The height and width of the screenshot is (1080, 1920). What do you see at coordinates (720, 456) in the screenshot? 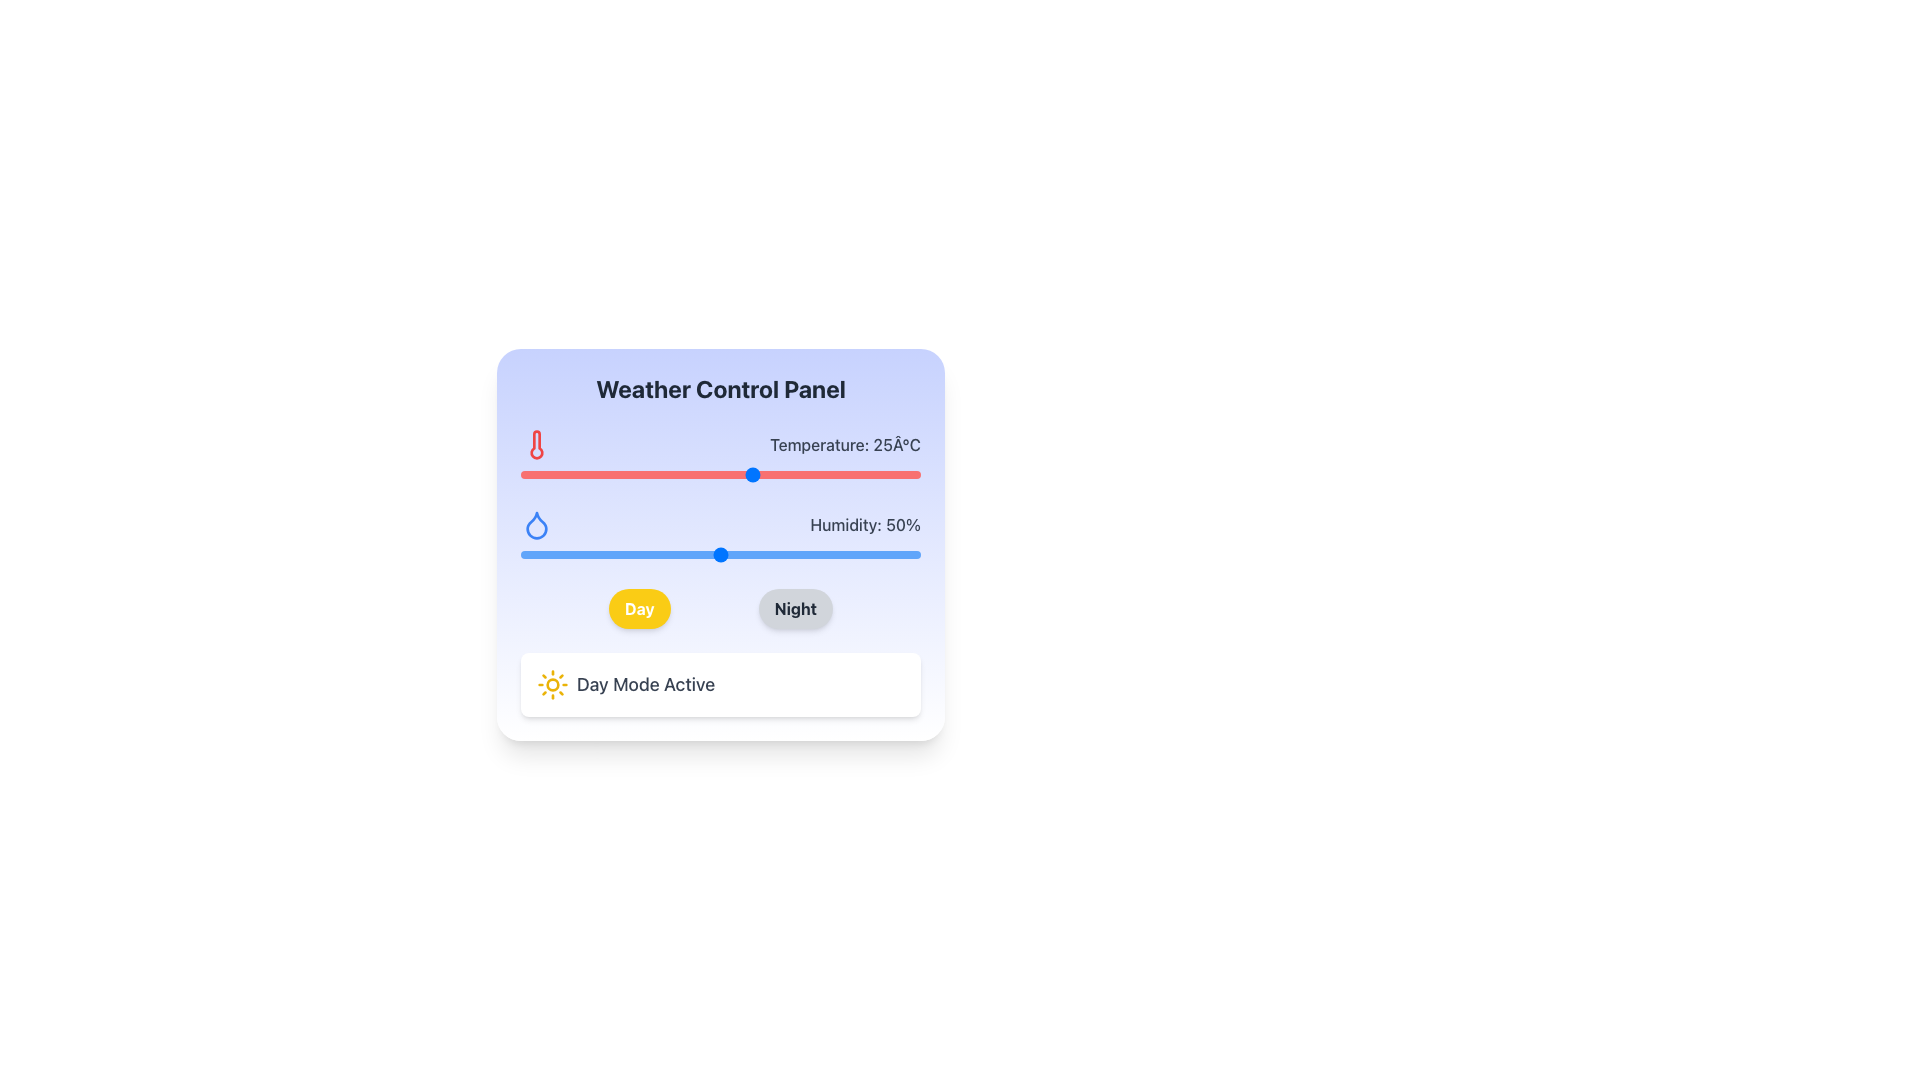
I see `the range slider component labeled 'Temperature: 25°C'` at bounding box center [720, 456].